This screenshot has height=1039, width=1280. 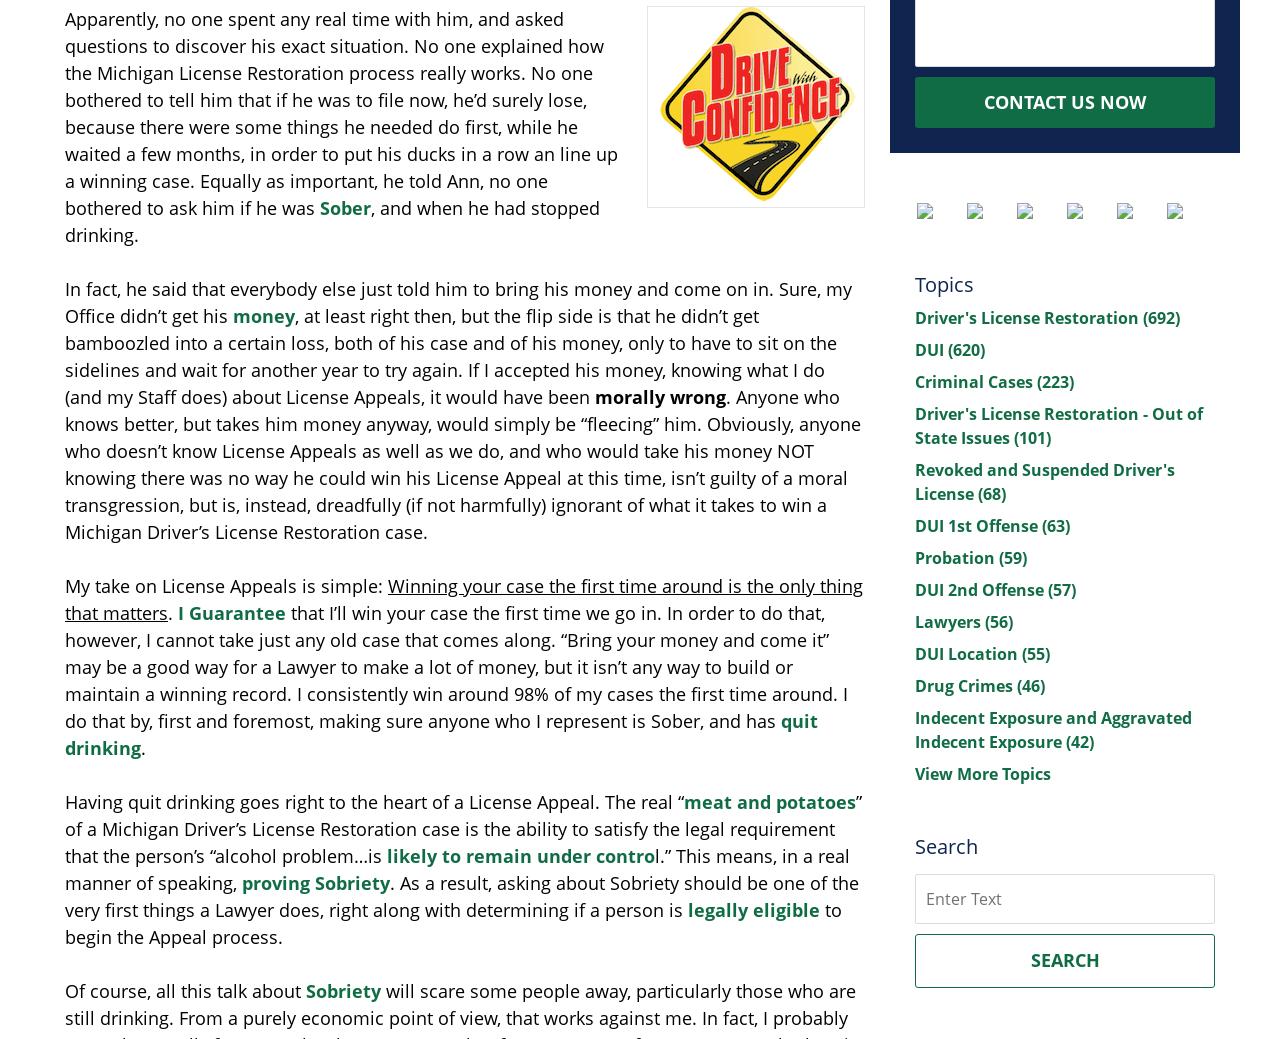 What do you see at coordinates (374, 801) in the screenshot?
I see `'Having quit drinking goes right to the heart of a License Appeal.  The real “'` at bounding box center [374, 801].